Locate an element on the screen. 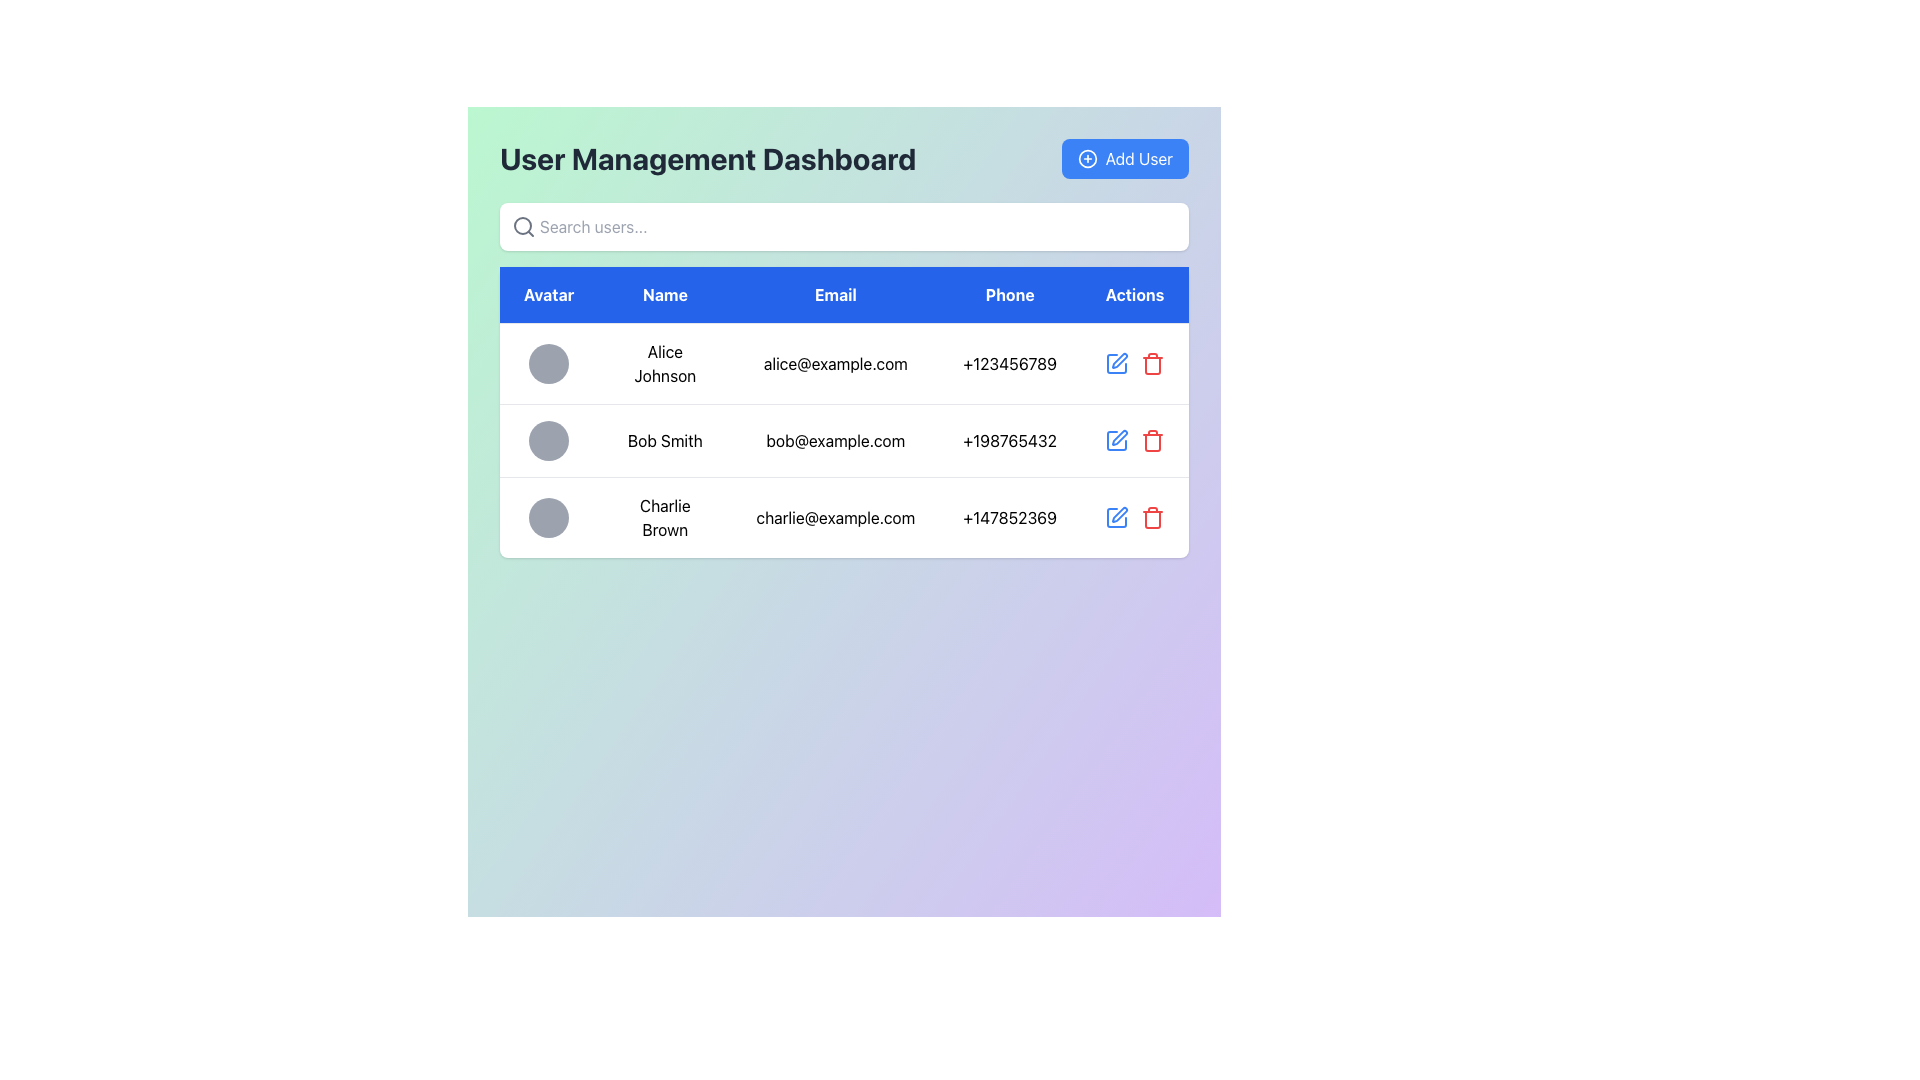 The image size is (1920, 1080). the SVG circle element that represents the '+' symbol for the 'Add User' button located at the top-right corner of the interface is located at coordinates (1086, 157).